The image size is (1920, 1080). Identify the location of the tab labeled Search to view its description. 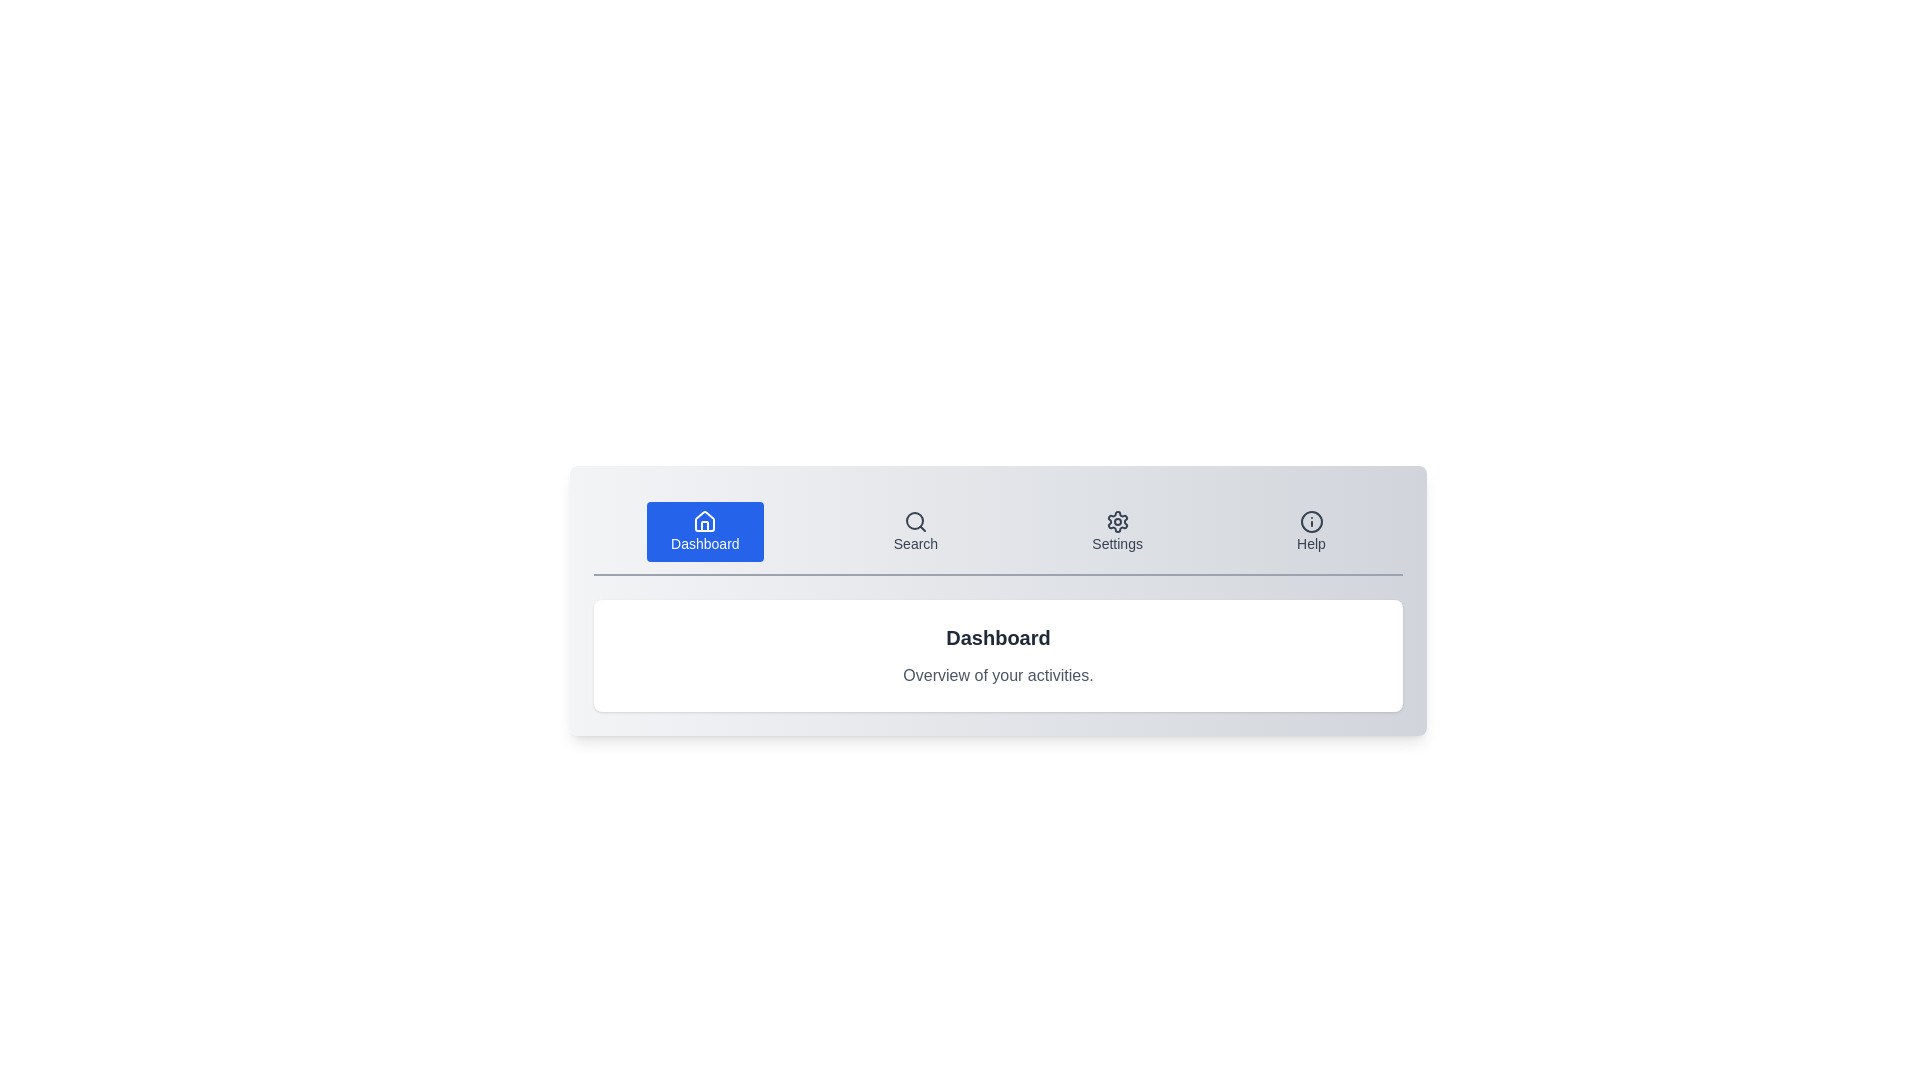
(914, 531).